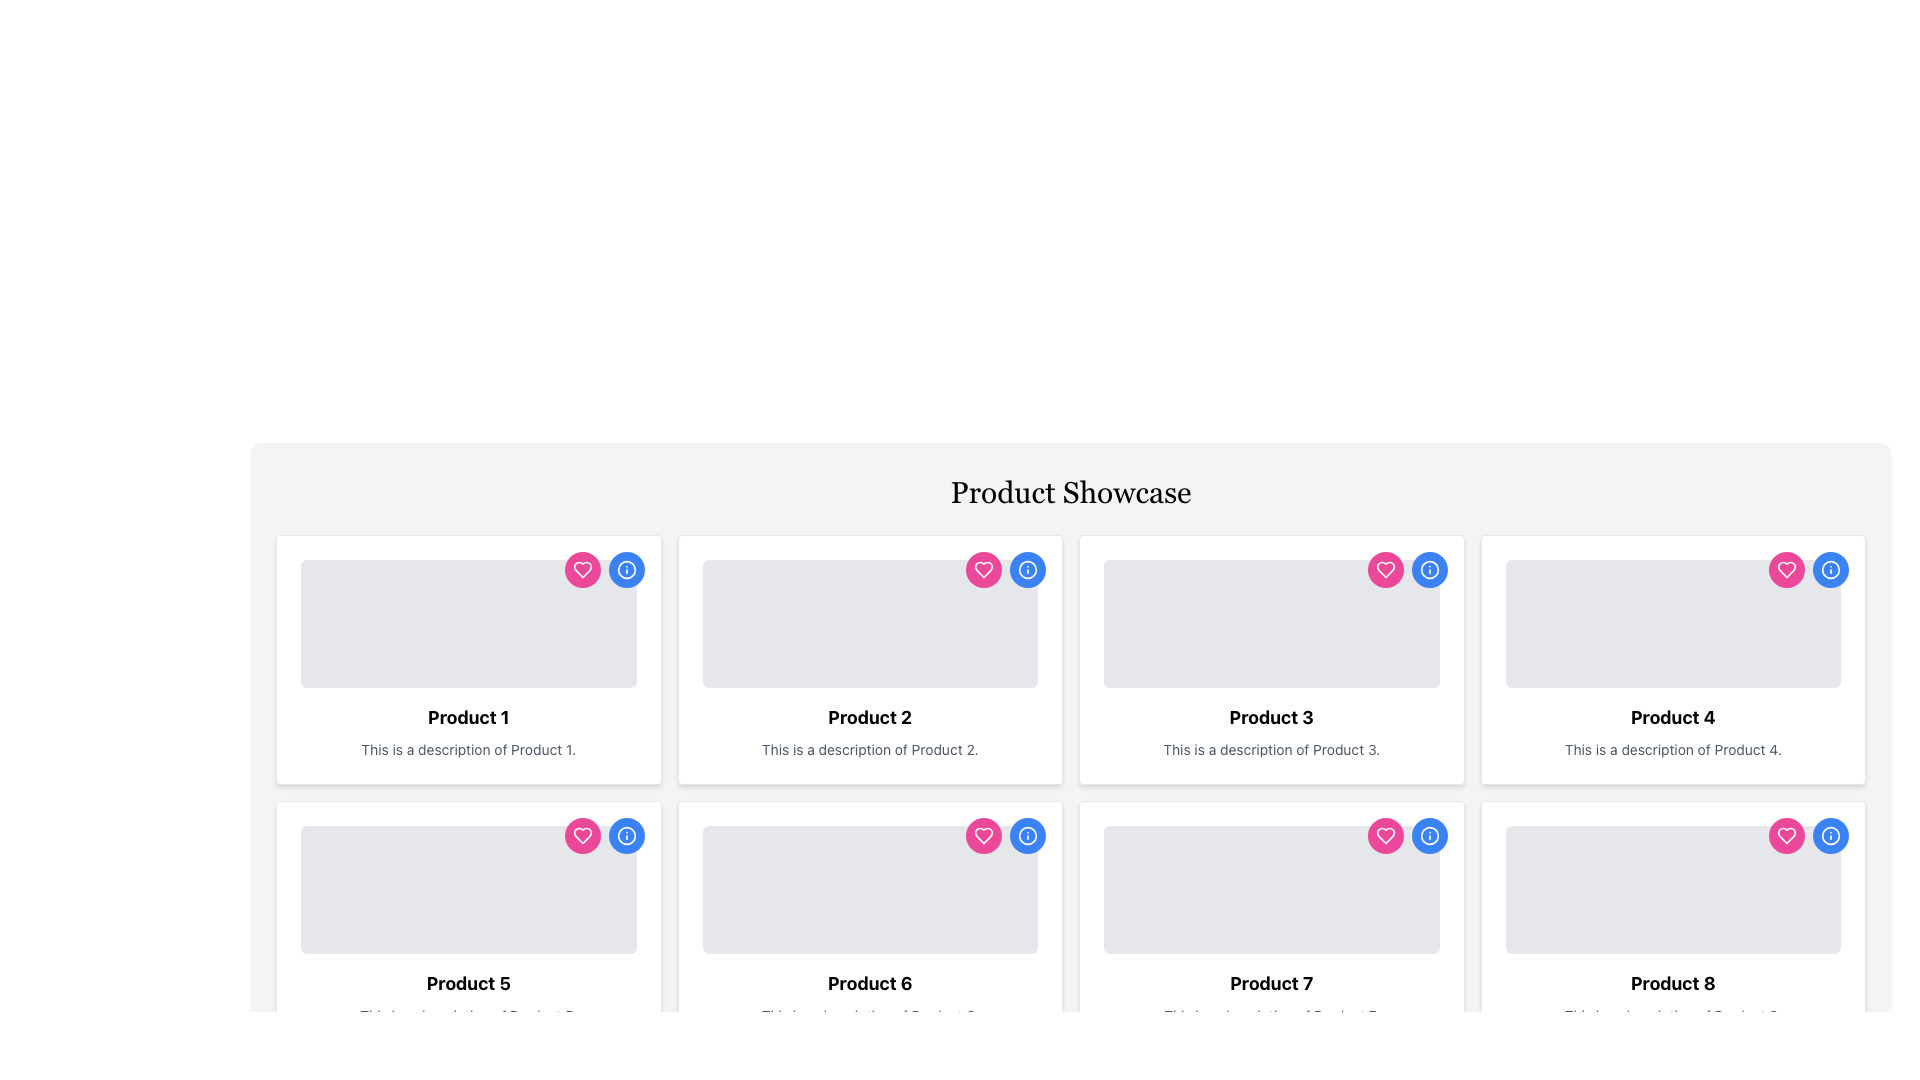 This screenshot has height=1080, width=1920. I want to click on the heart-shaped icon button in the top-right area of the 'Product 2' card to mark it as a favorite, so click(983, 570).